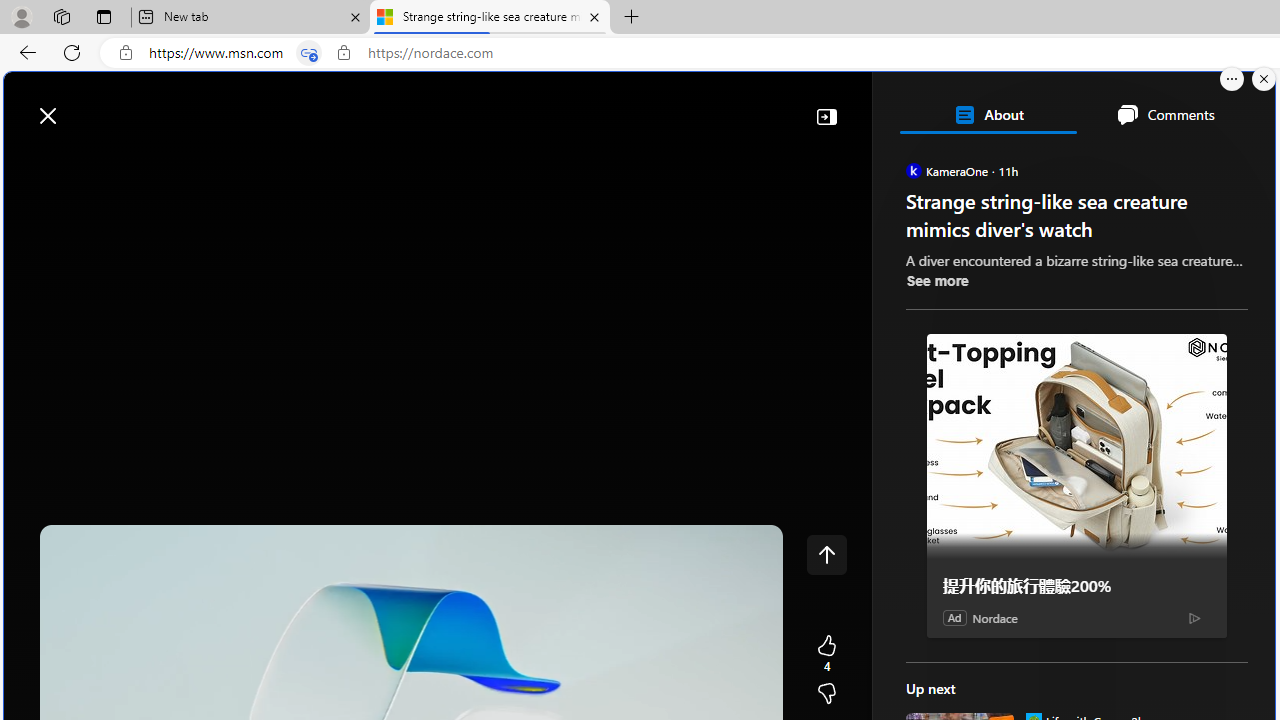 Image resolution: width=1280 pixels, height=720 pixels. I want to click on 'Discover', so click(83, 162).